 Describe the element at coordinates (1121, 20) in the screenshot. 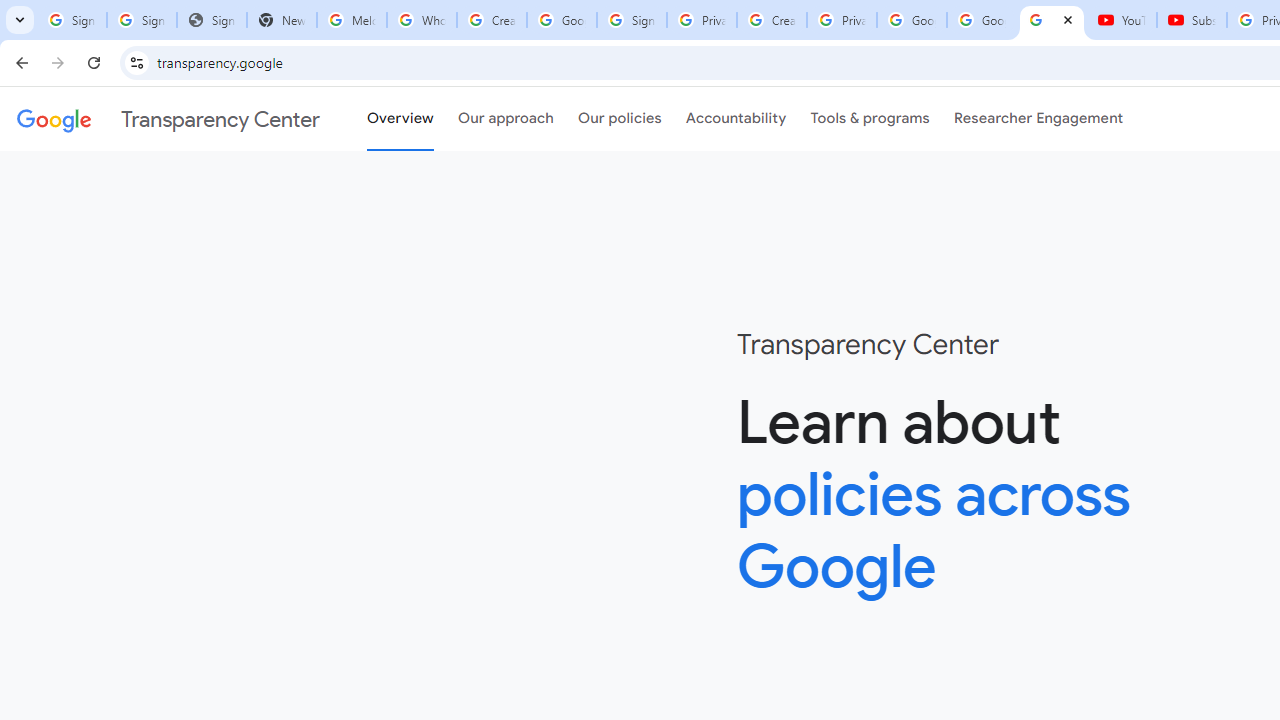

I see `'YouTube'` at that location.